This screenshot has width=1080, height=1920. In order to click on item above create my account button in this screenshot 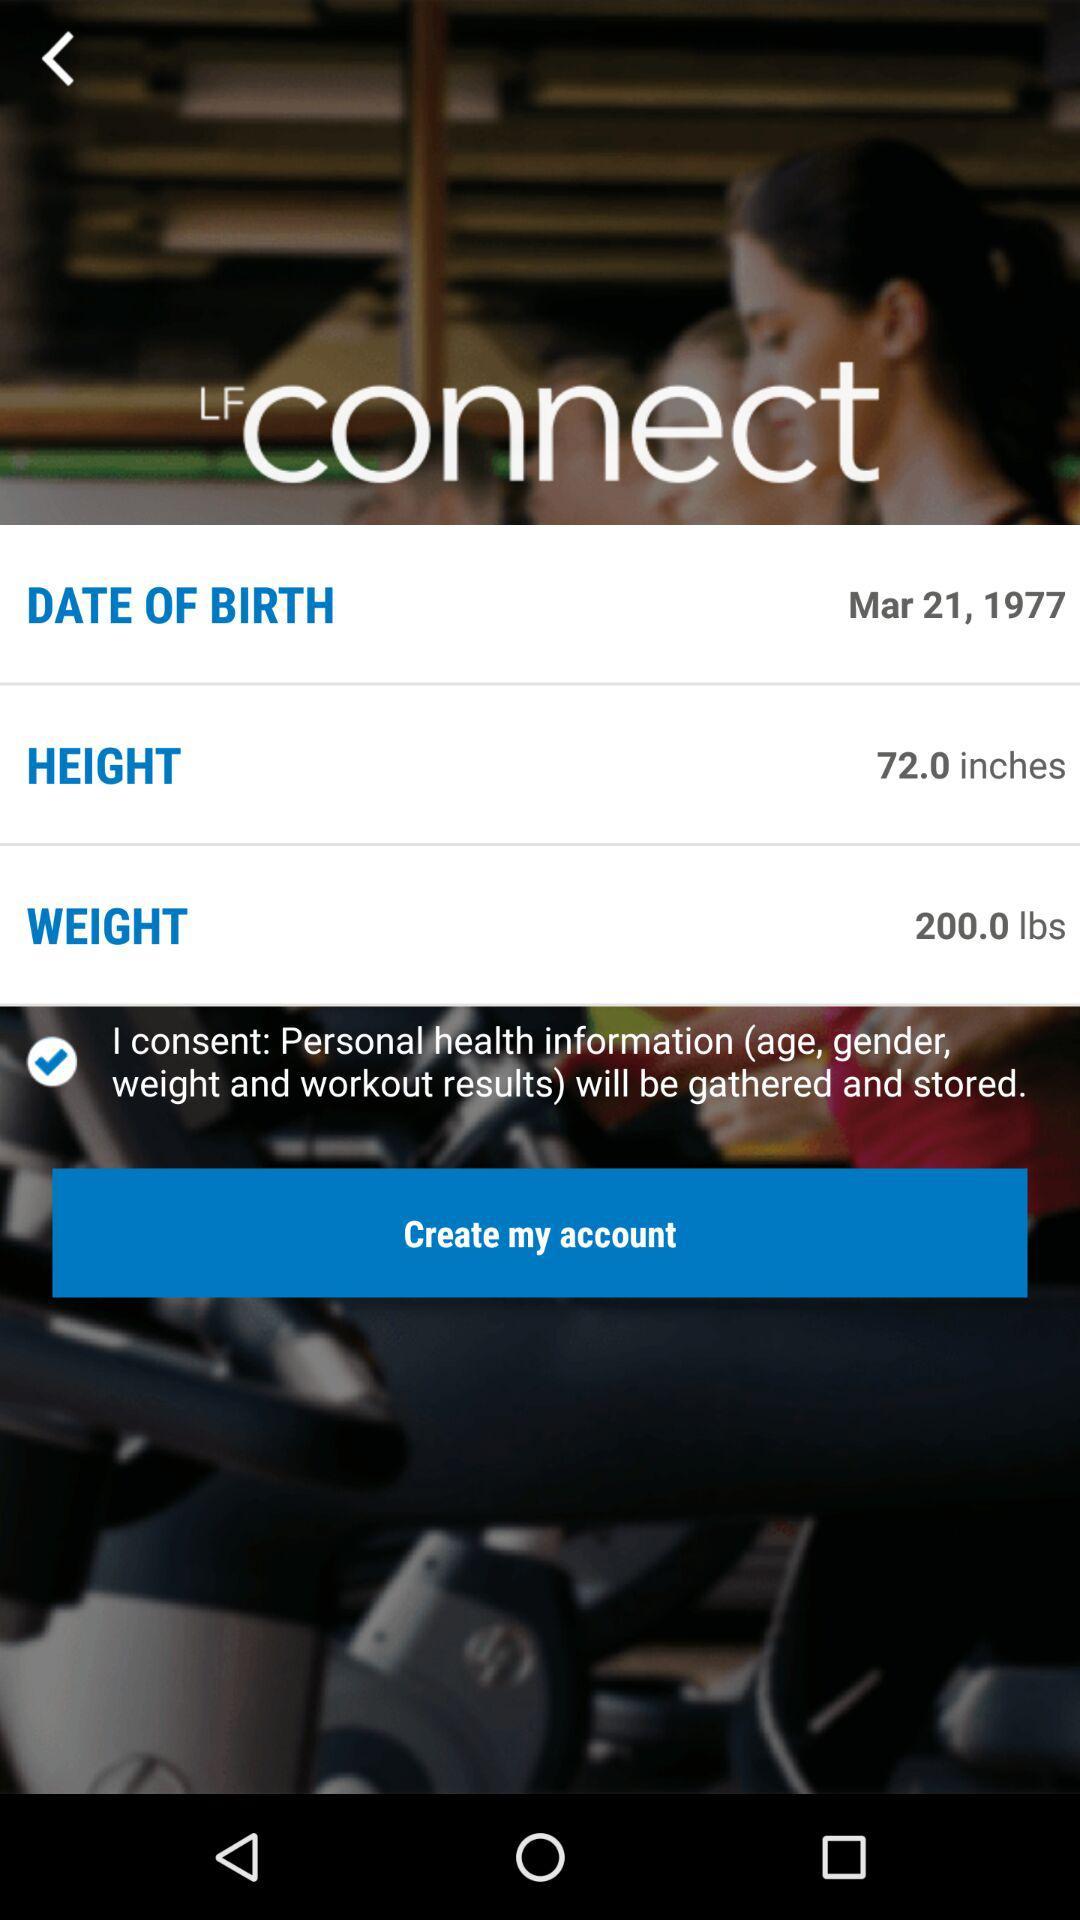, I will do `click(68, 1060)`.